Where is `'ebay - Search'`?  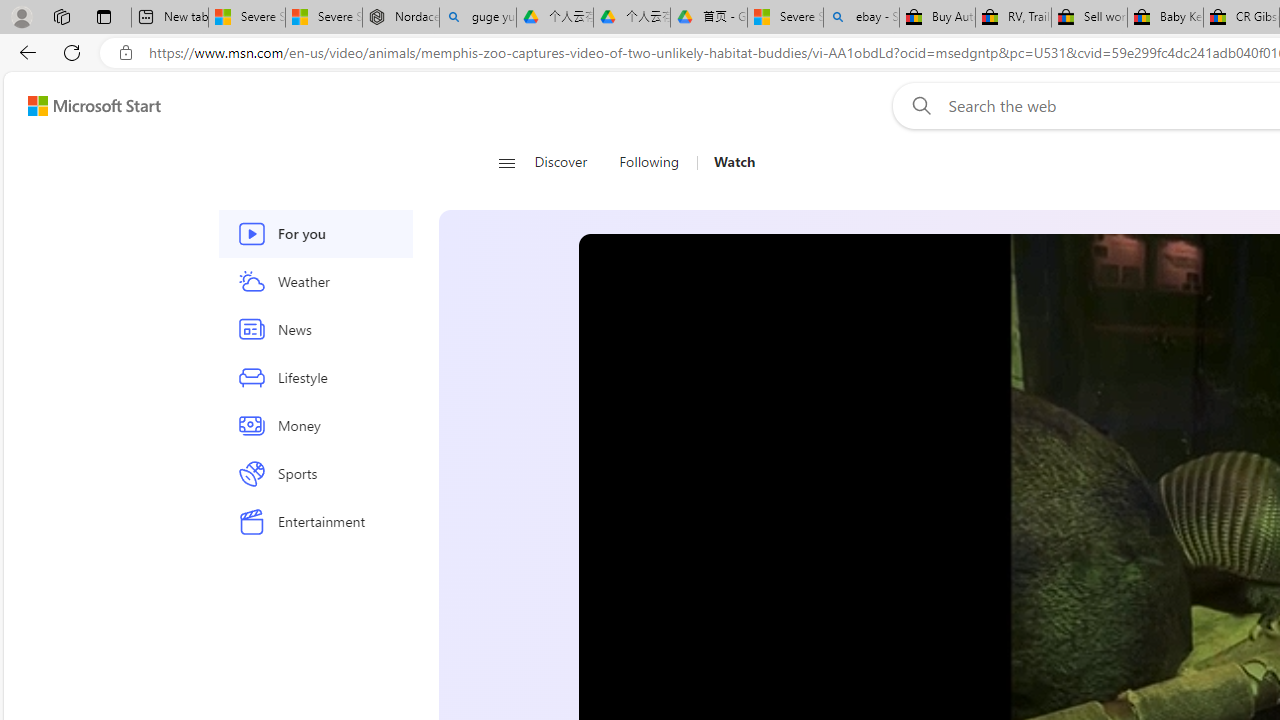 'ebay - Search' is located at coordinates (861, 17).